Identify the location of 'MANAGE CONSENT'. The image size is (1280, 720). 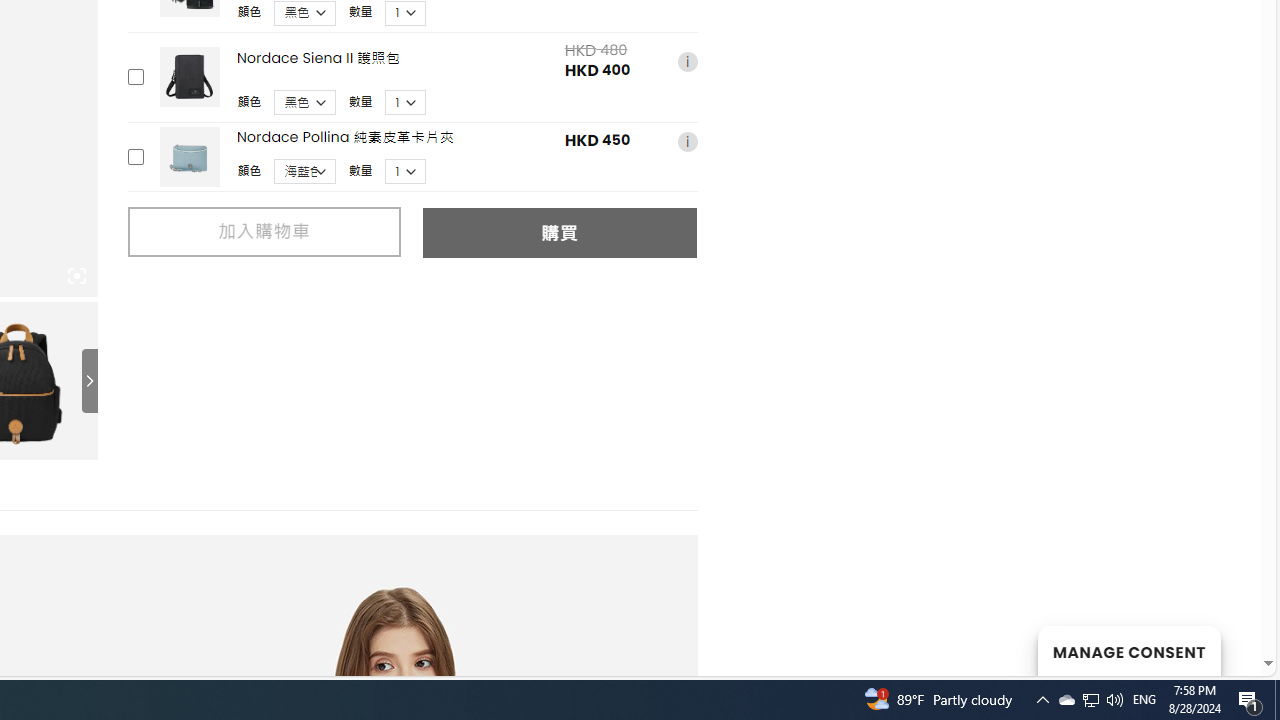
(1128, 650).